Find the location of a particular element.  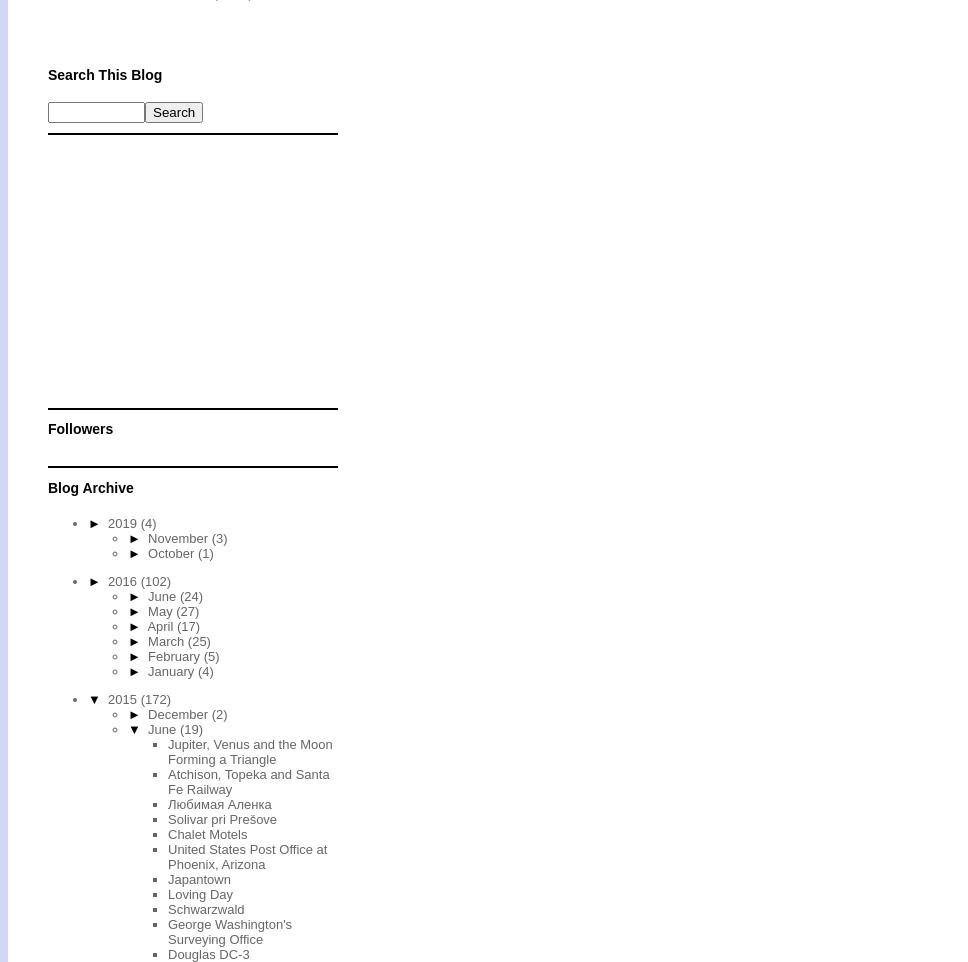

'2019' is located at coordinates (108, 521).